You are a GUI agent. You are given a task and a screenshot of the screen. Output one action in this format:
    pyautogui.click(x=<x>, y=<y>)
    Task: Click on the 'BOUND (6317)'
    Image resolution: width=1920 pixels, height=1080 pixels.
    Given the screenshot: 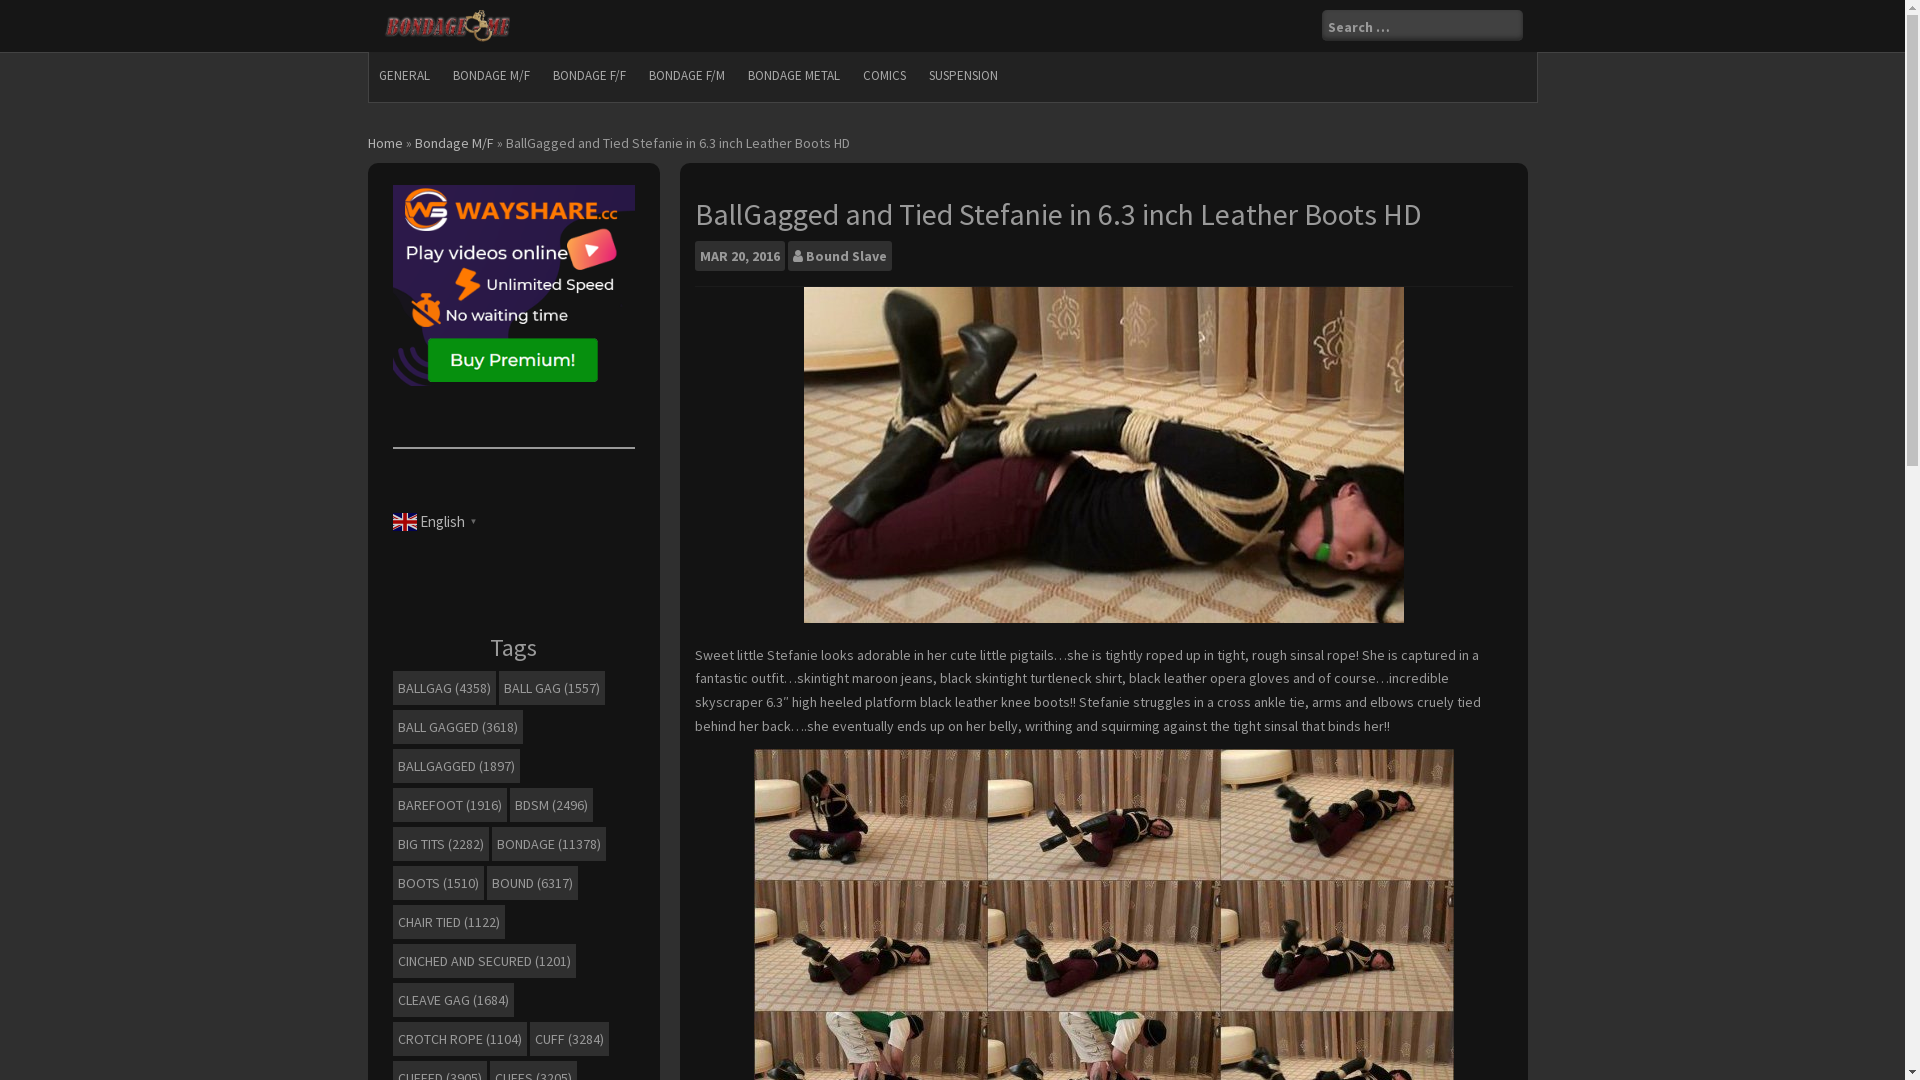 What is the action you would take?
    pyautogui.click(x=531, y=882)
    